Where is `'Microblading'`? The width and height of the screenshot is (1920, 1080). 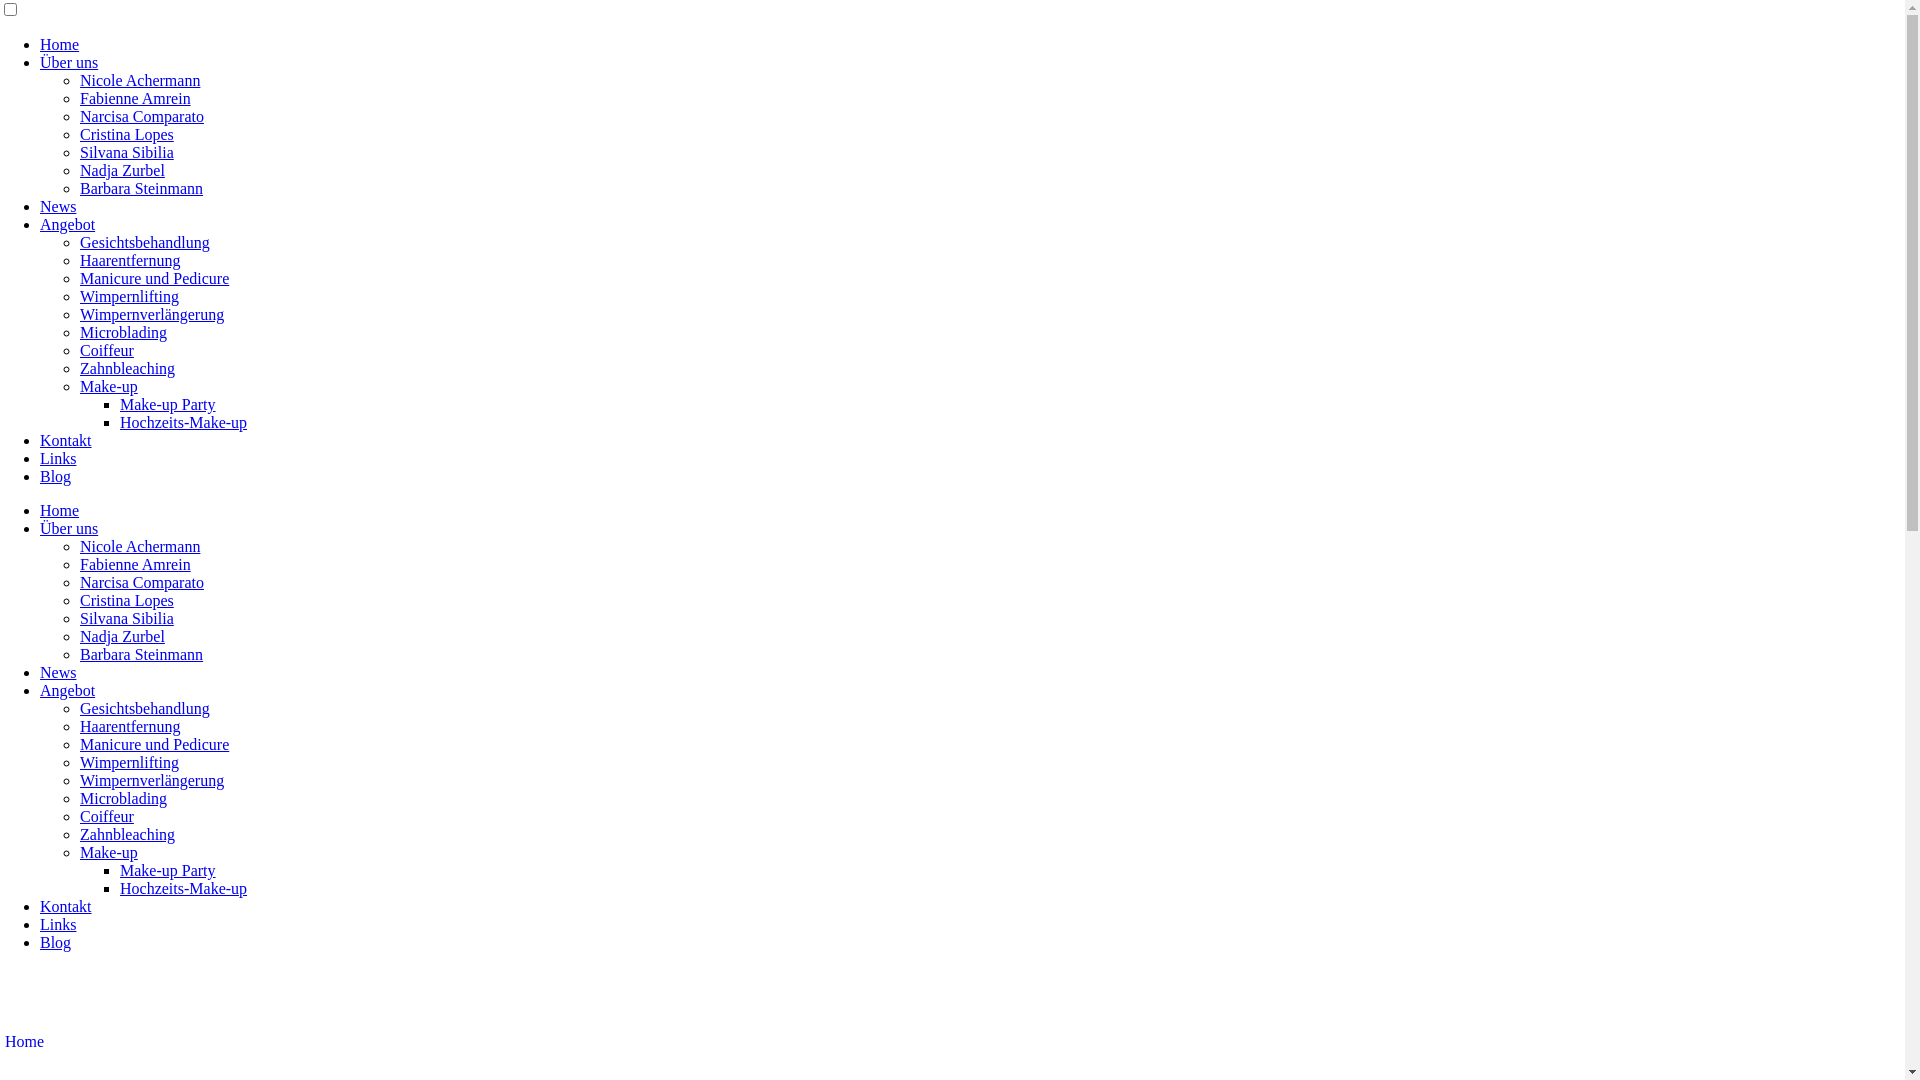 'Microblading' is located at coordinates (122, 797).